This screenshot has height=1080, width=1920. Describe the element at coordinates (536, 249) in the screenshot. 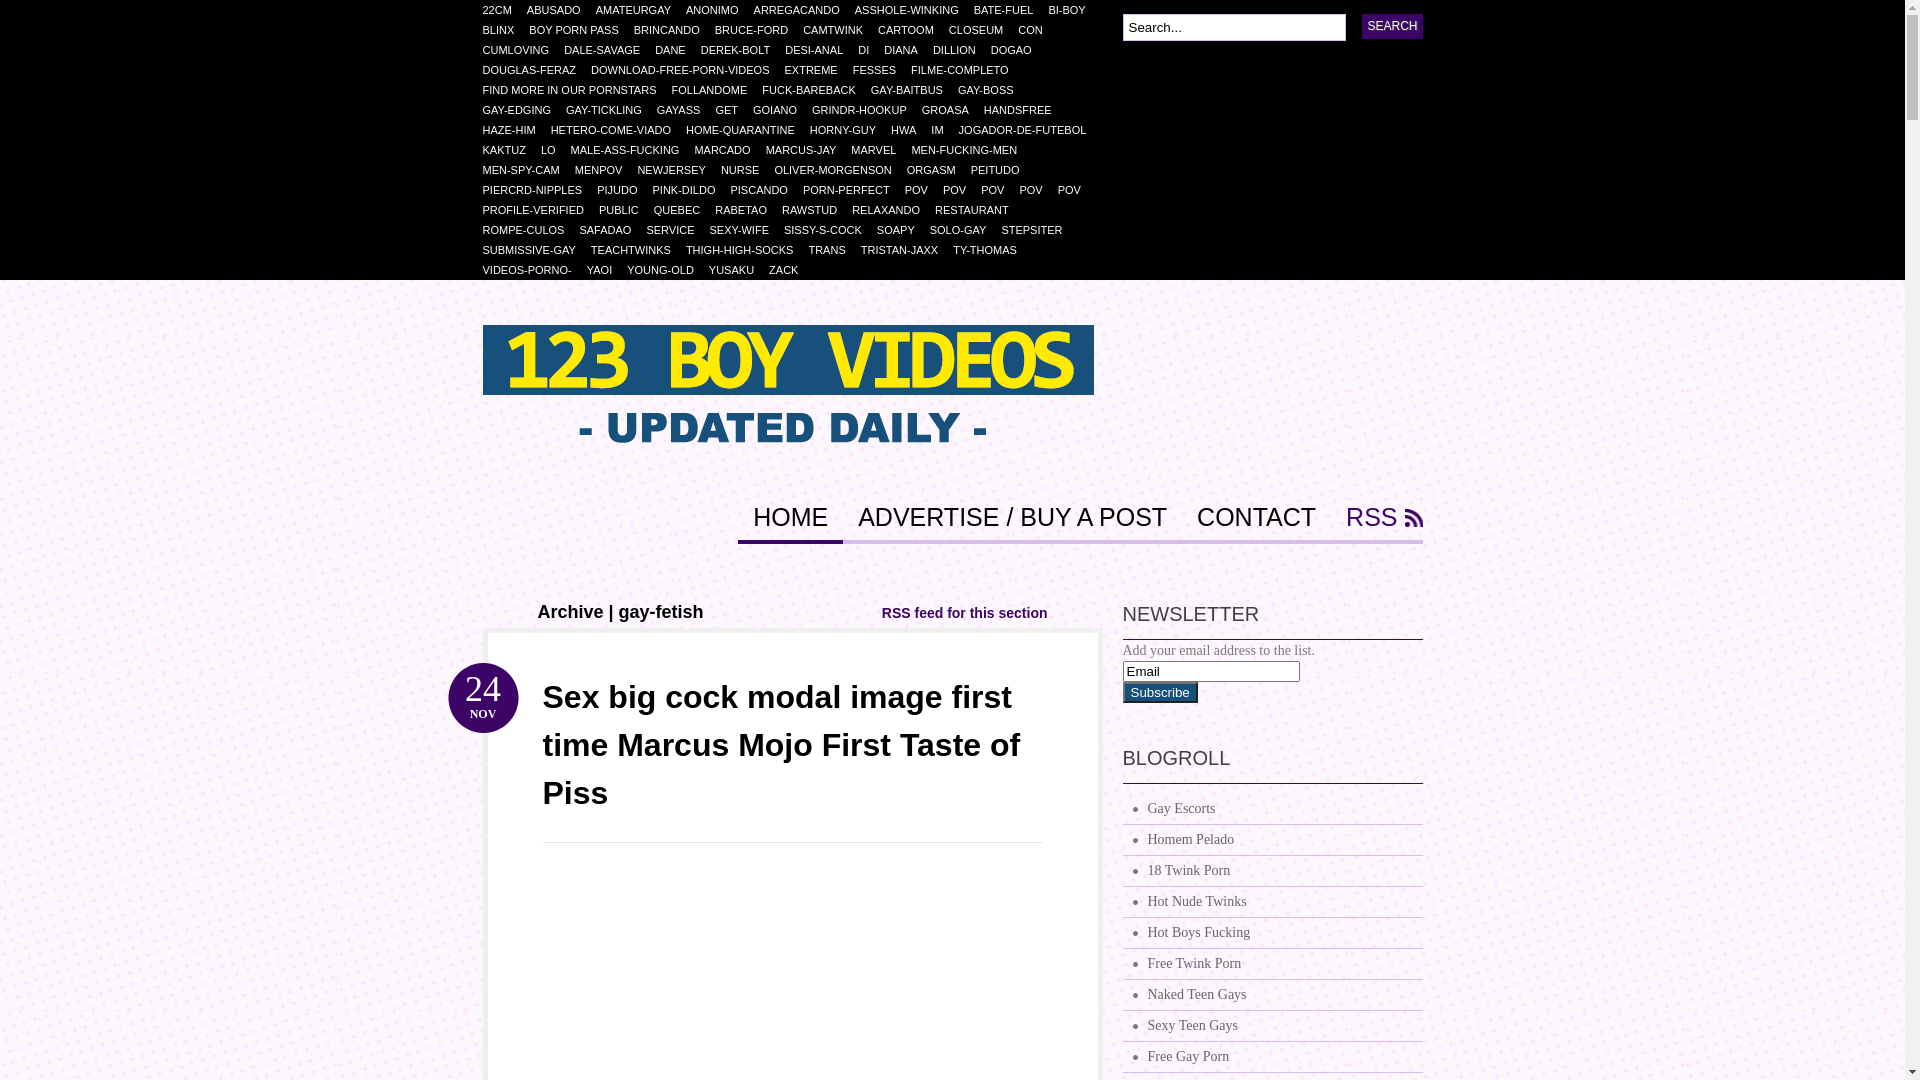

I see `'SUBMISSIVE-GAY'` at that location.